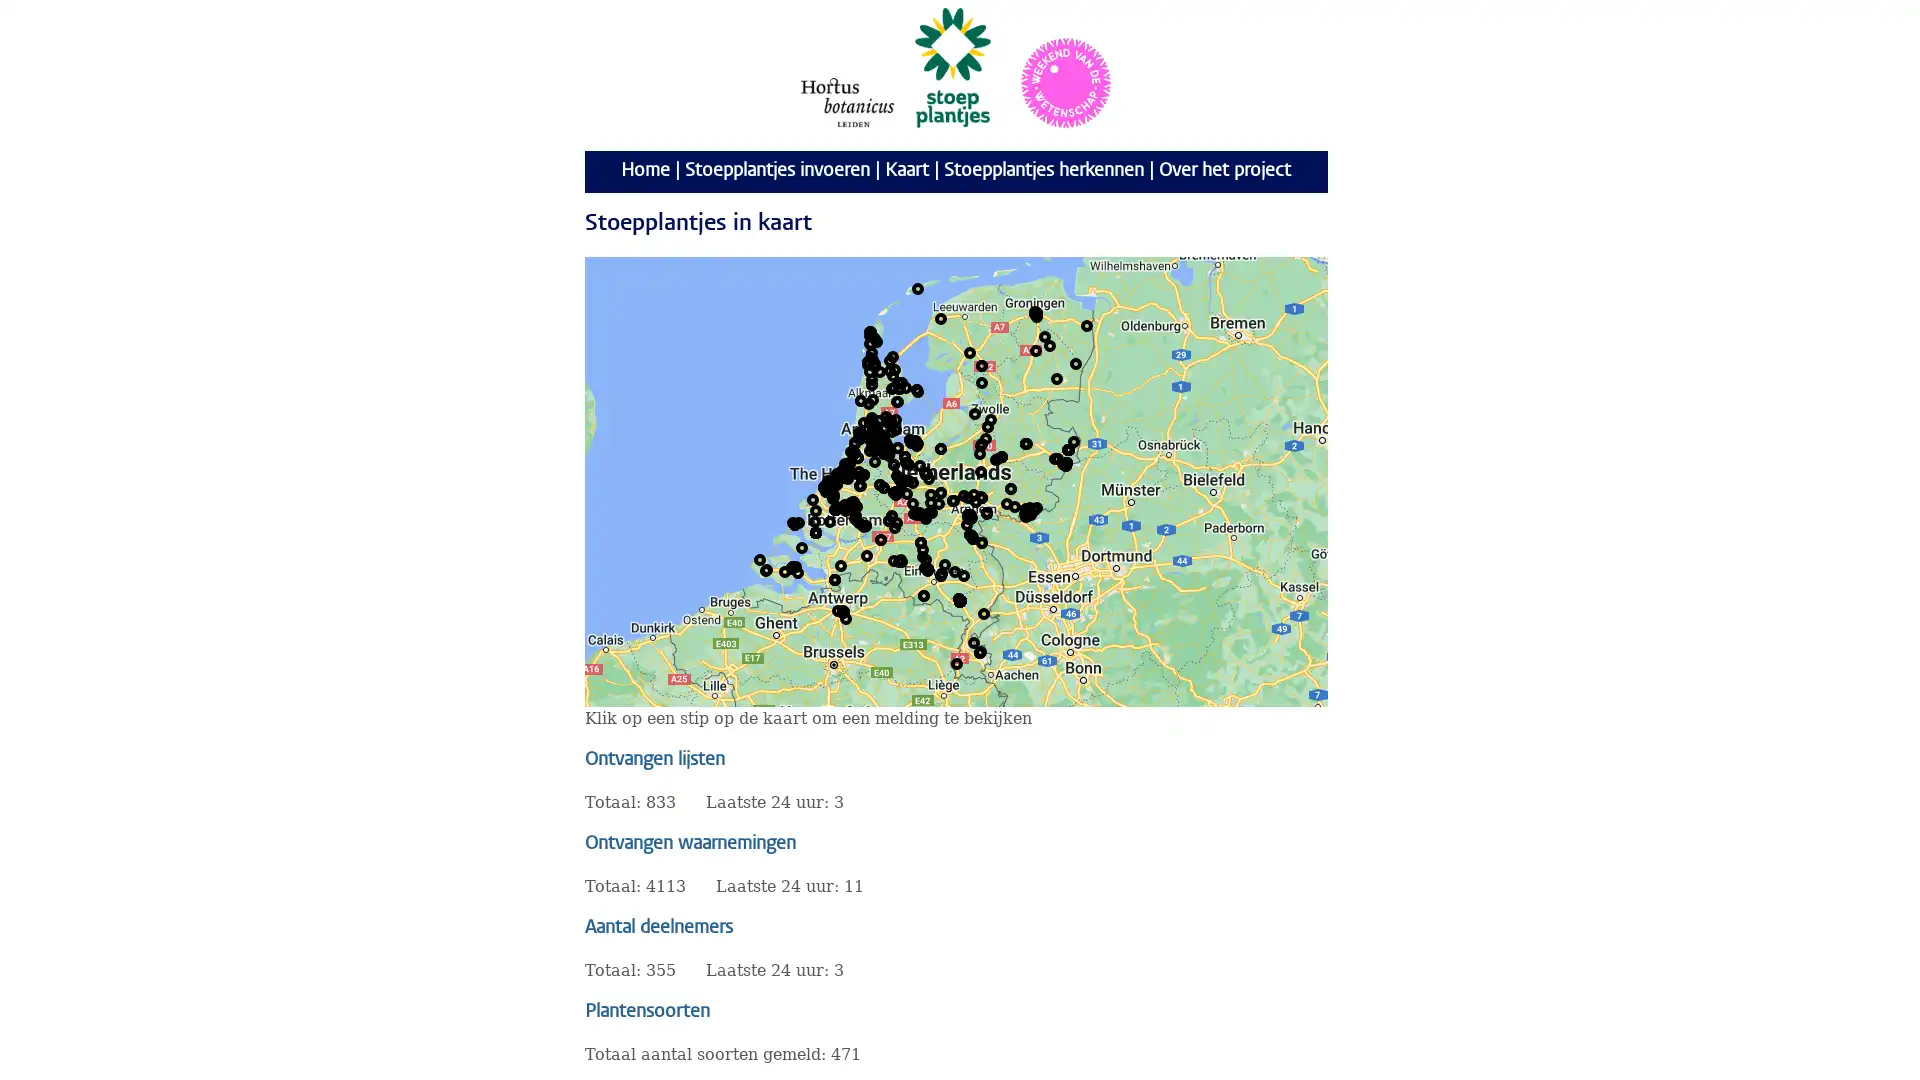 Image resolution: width=1920 pixels, height=1080 pixels. Describe the element at coordinates (812, 497) in the screenshot. I see `Telling van Petri Jakobs op 15 oktober 2021` at that location.